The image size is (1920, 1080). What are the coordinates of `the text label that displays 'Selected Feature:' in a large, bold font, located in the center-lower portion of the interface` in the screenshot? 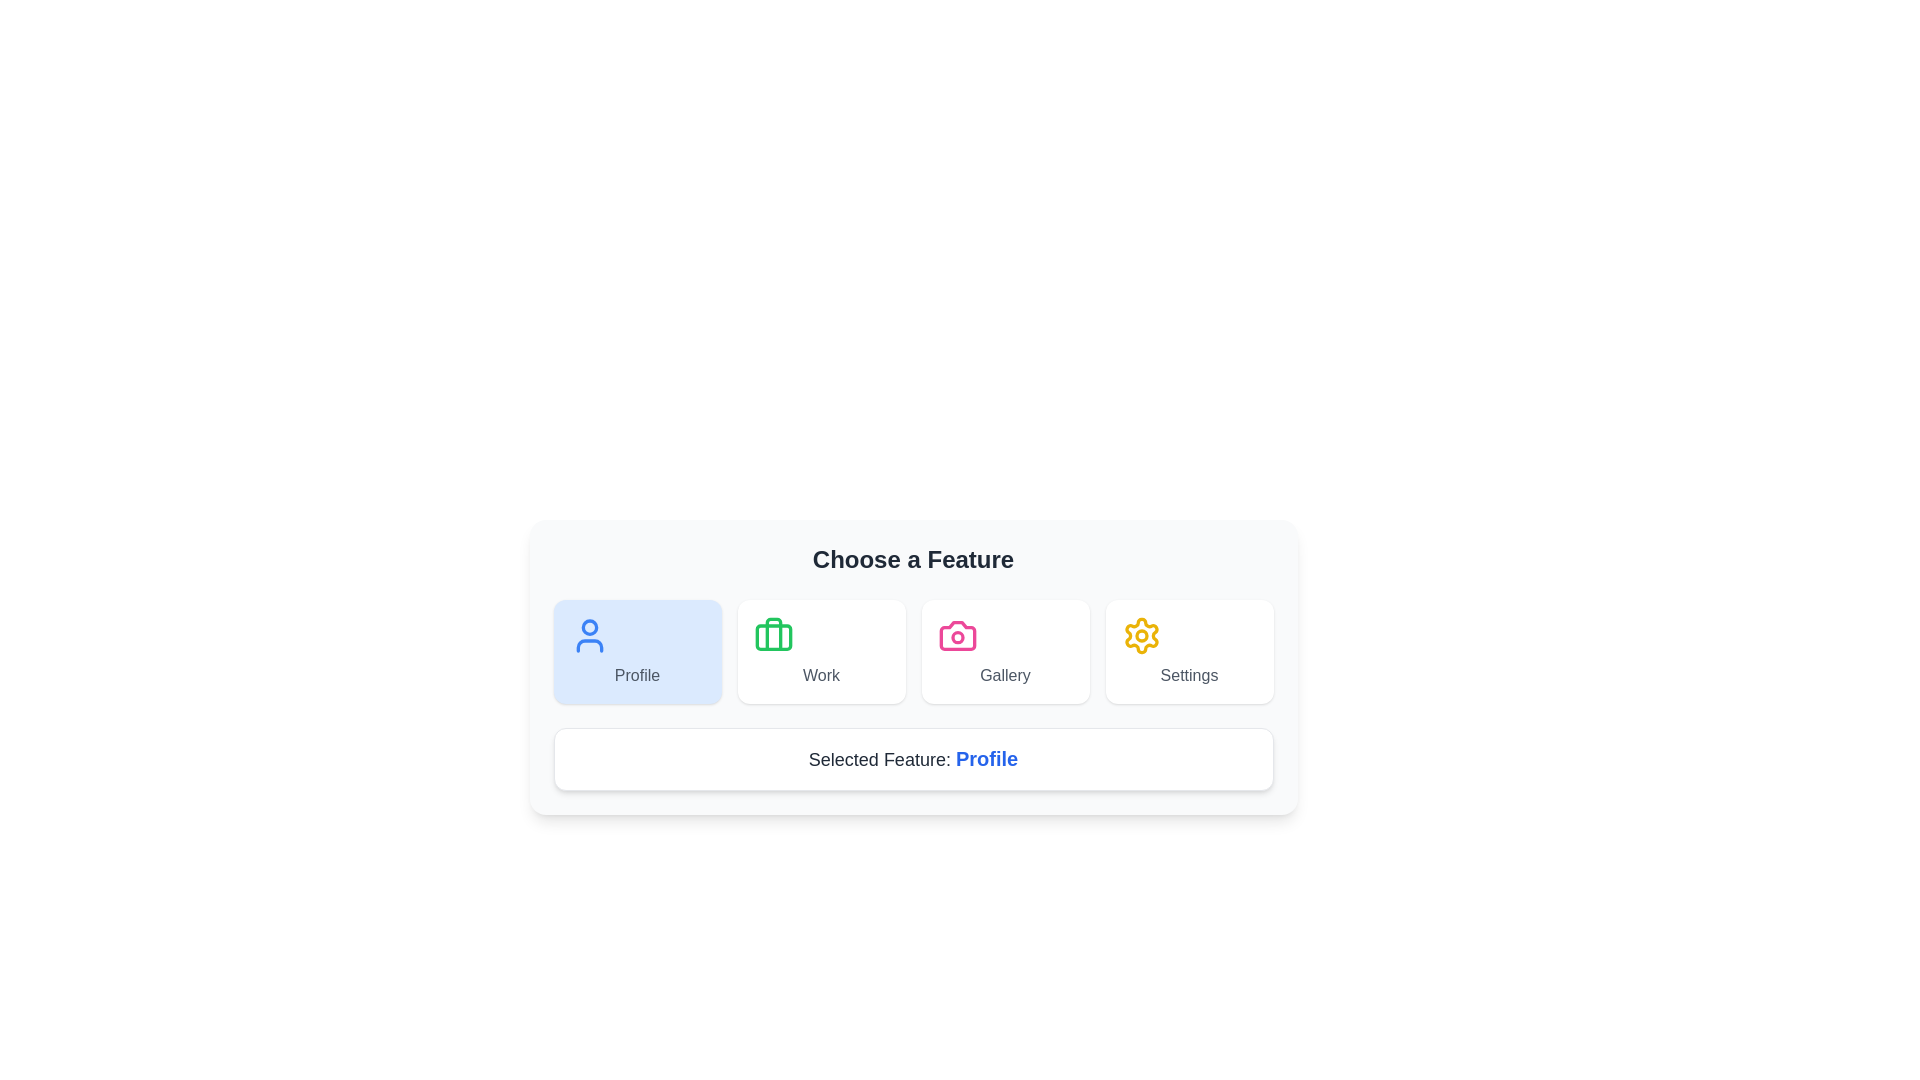 It's located at (881, 759).